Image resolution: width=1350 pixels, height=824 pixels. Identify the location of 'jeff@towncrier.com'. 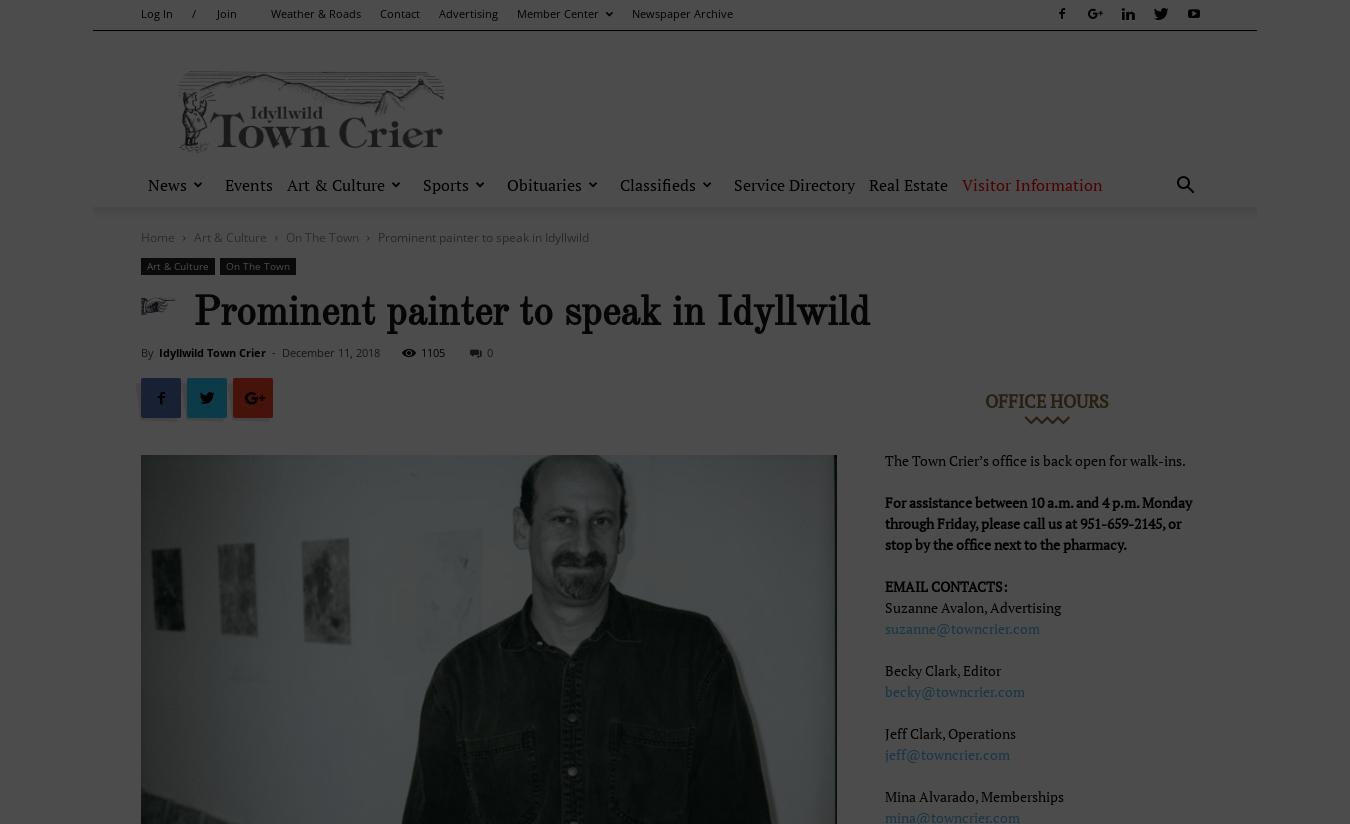
(885, 754).